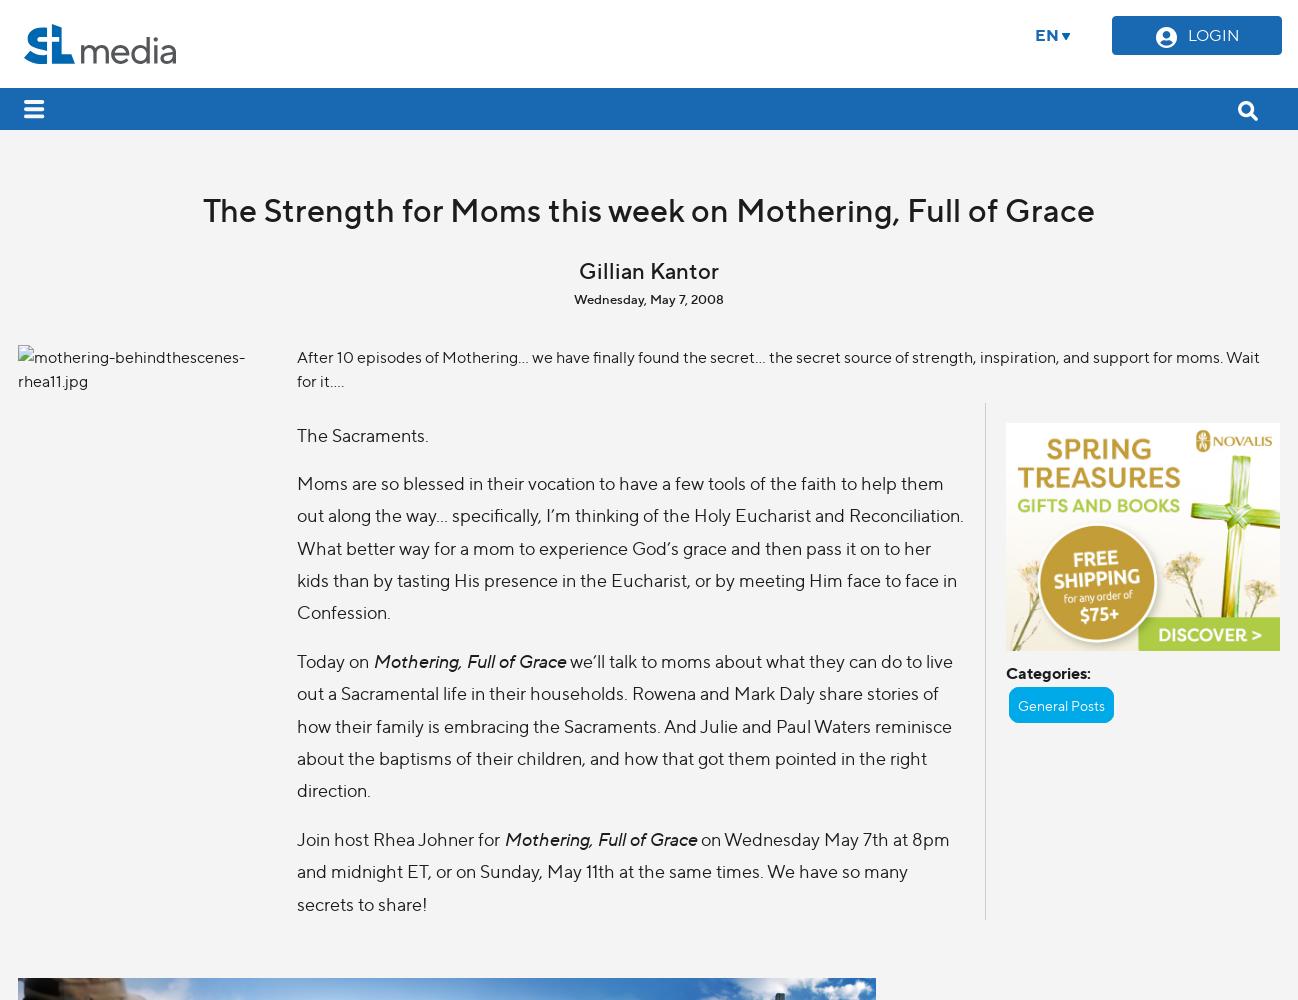 The width and height of the screenshot is (1298, 1000). Describe the element at coordinates (1211, 34) in the screenshot. I see `'LOGIN'` at that location.